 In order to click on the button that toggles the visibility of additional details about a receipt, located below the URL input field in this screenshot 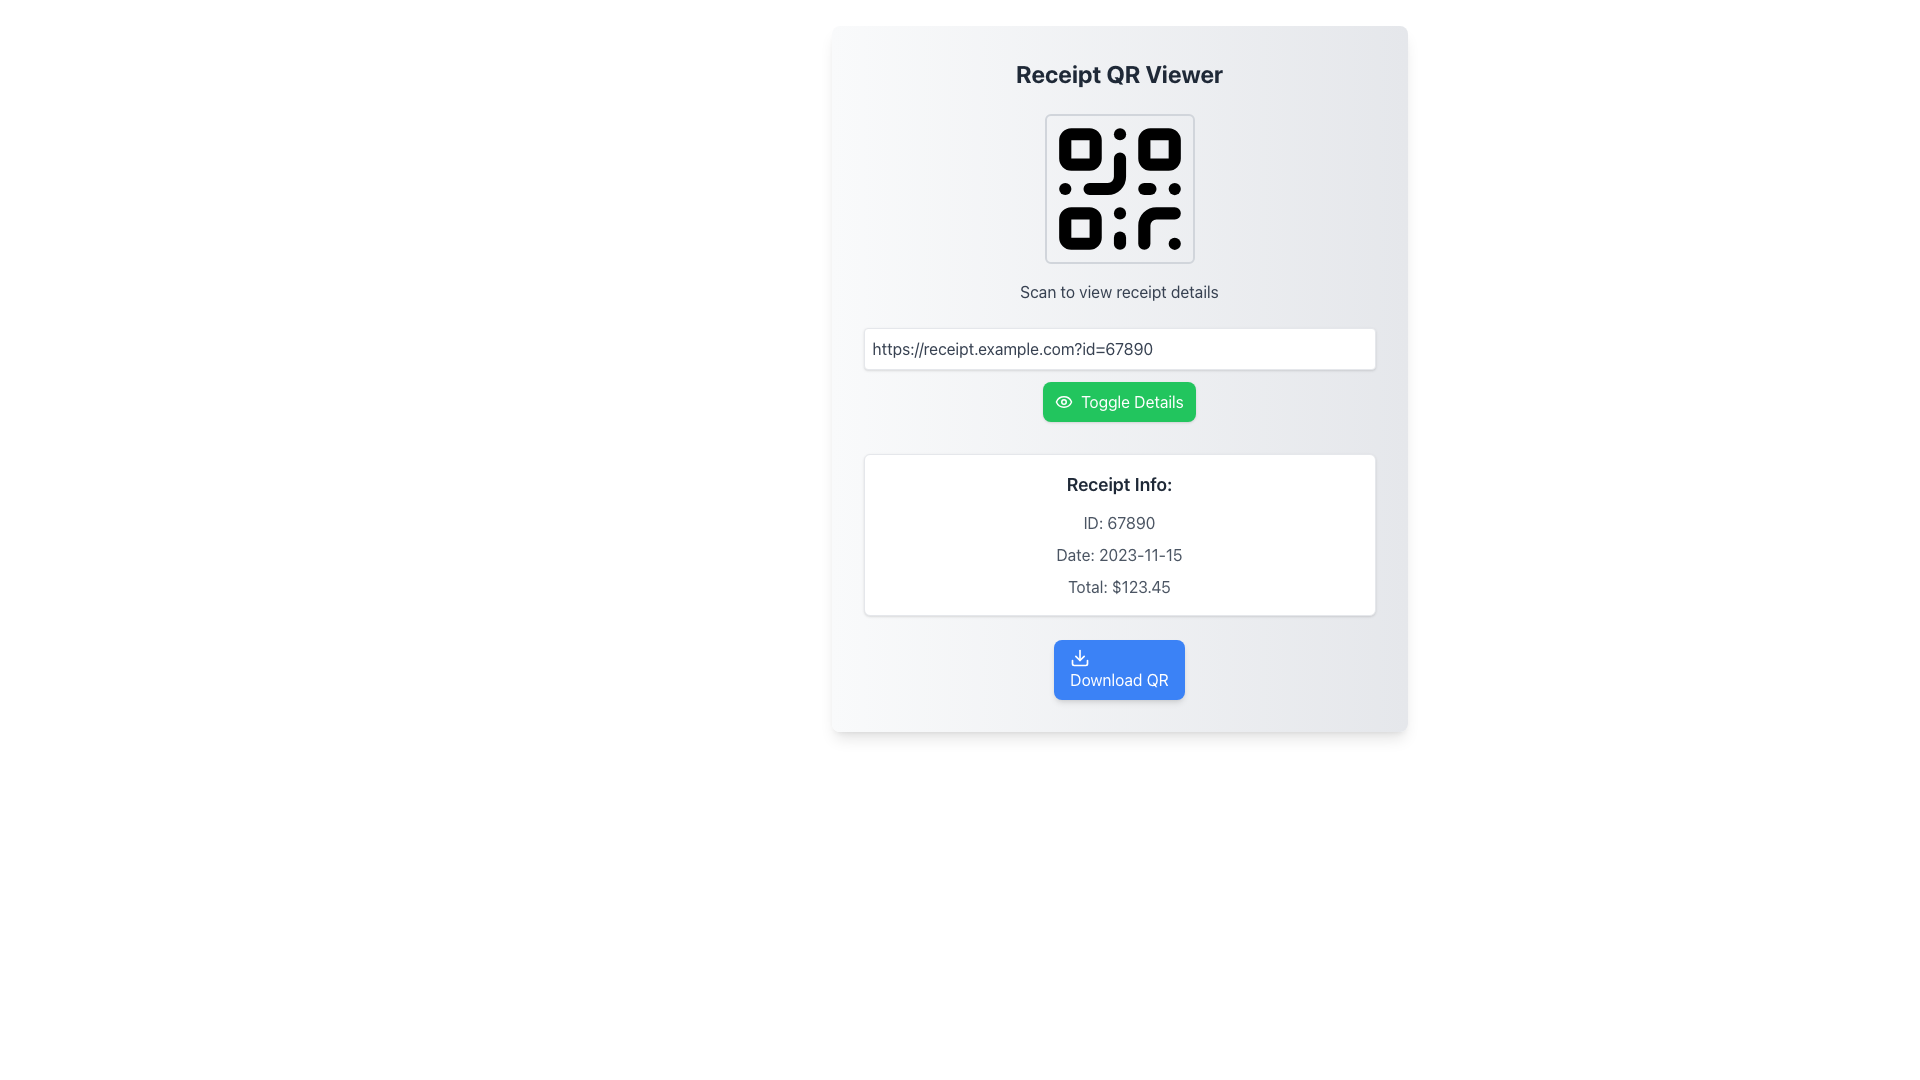, I will do `click(1118, 401)`.